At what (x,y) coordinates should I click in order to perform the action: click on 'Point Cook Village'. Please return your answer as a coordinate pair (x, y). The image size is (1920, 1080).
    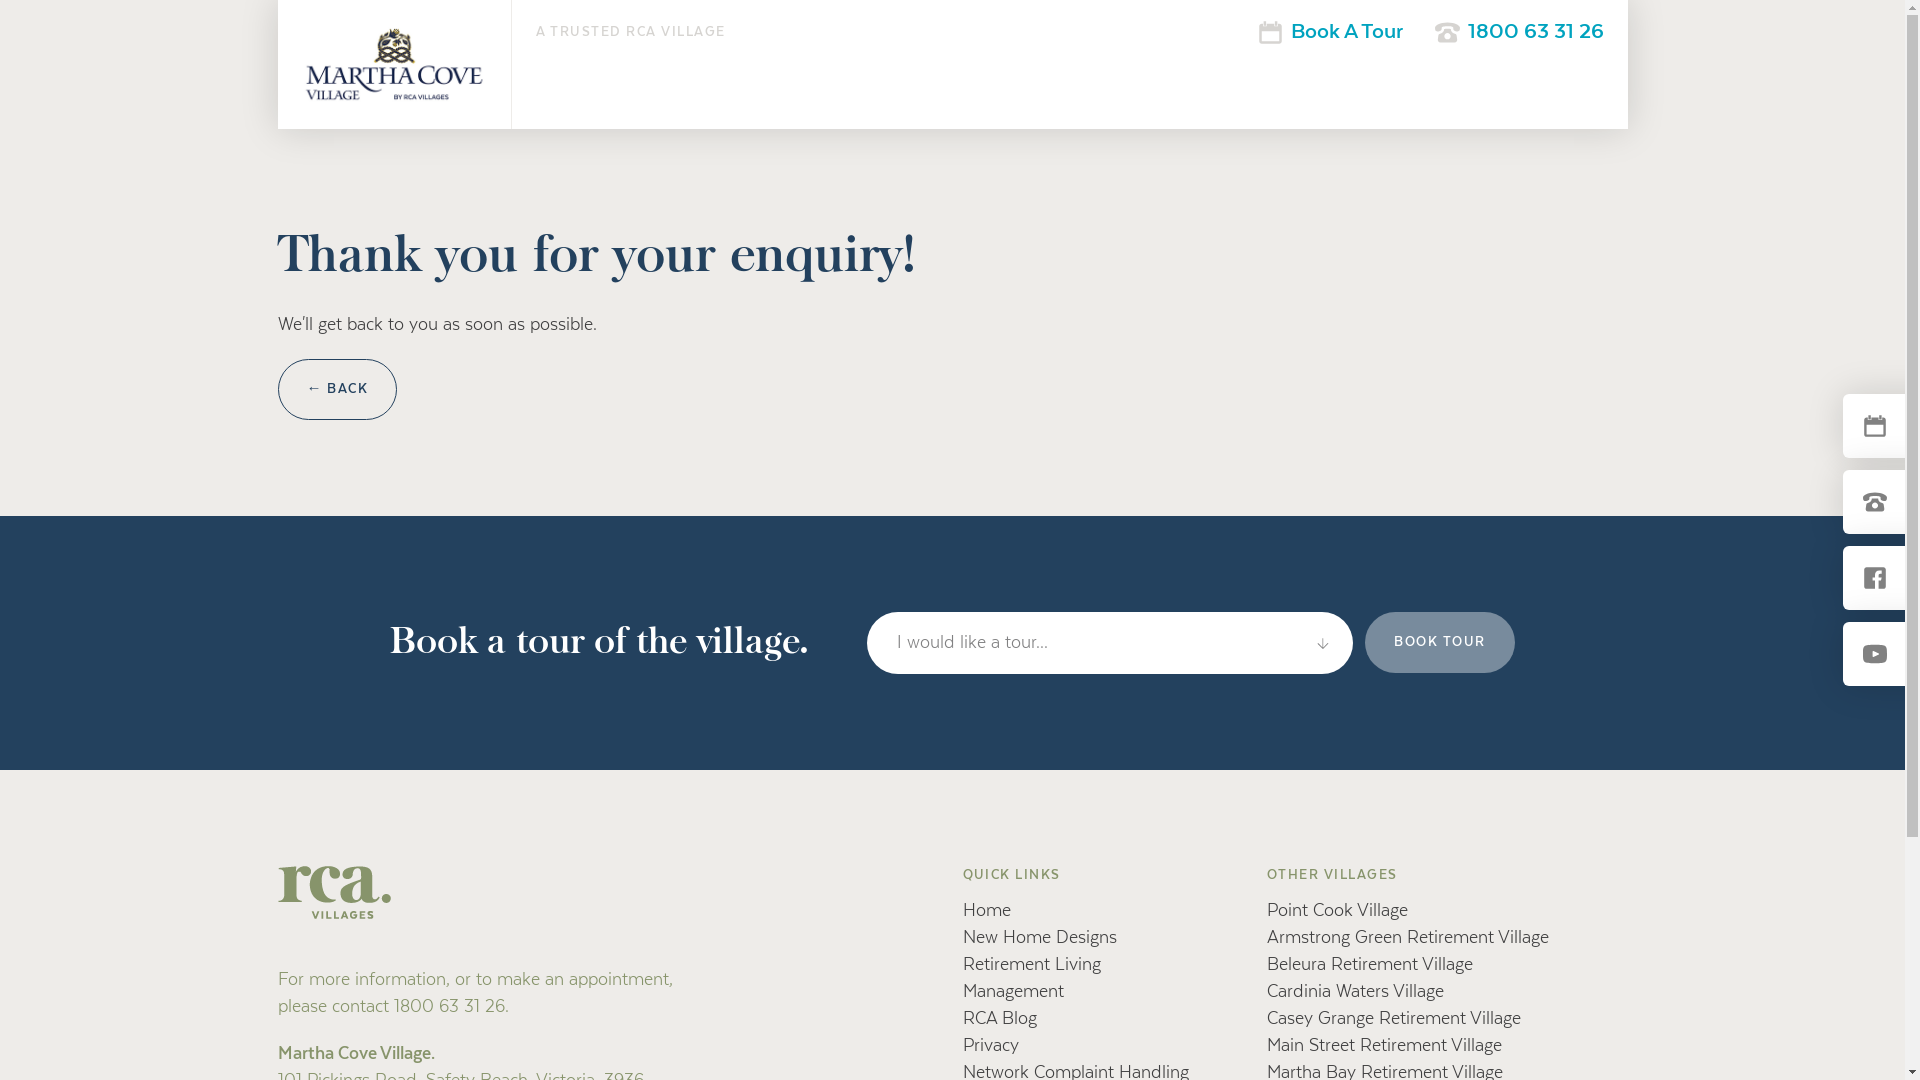
    Looking at the image, I should click on (1337, 910).